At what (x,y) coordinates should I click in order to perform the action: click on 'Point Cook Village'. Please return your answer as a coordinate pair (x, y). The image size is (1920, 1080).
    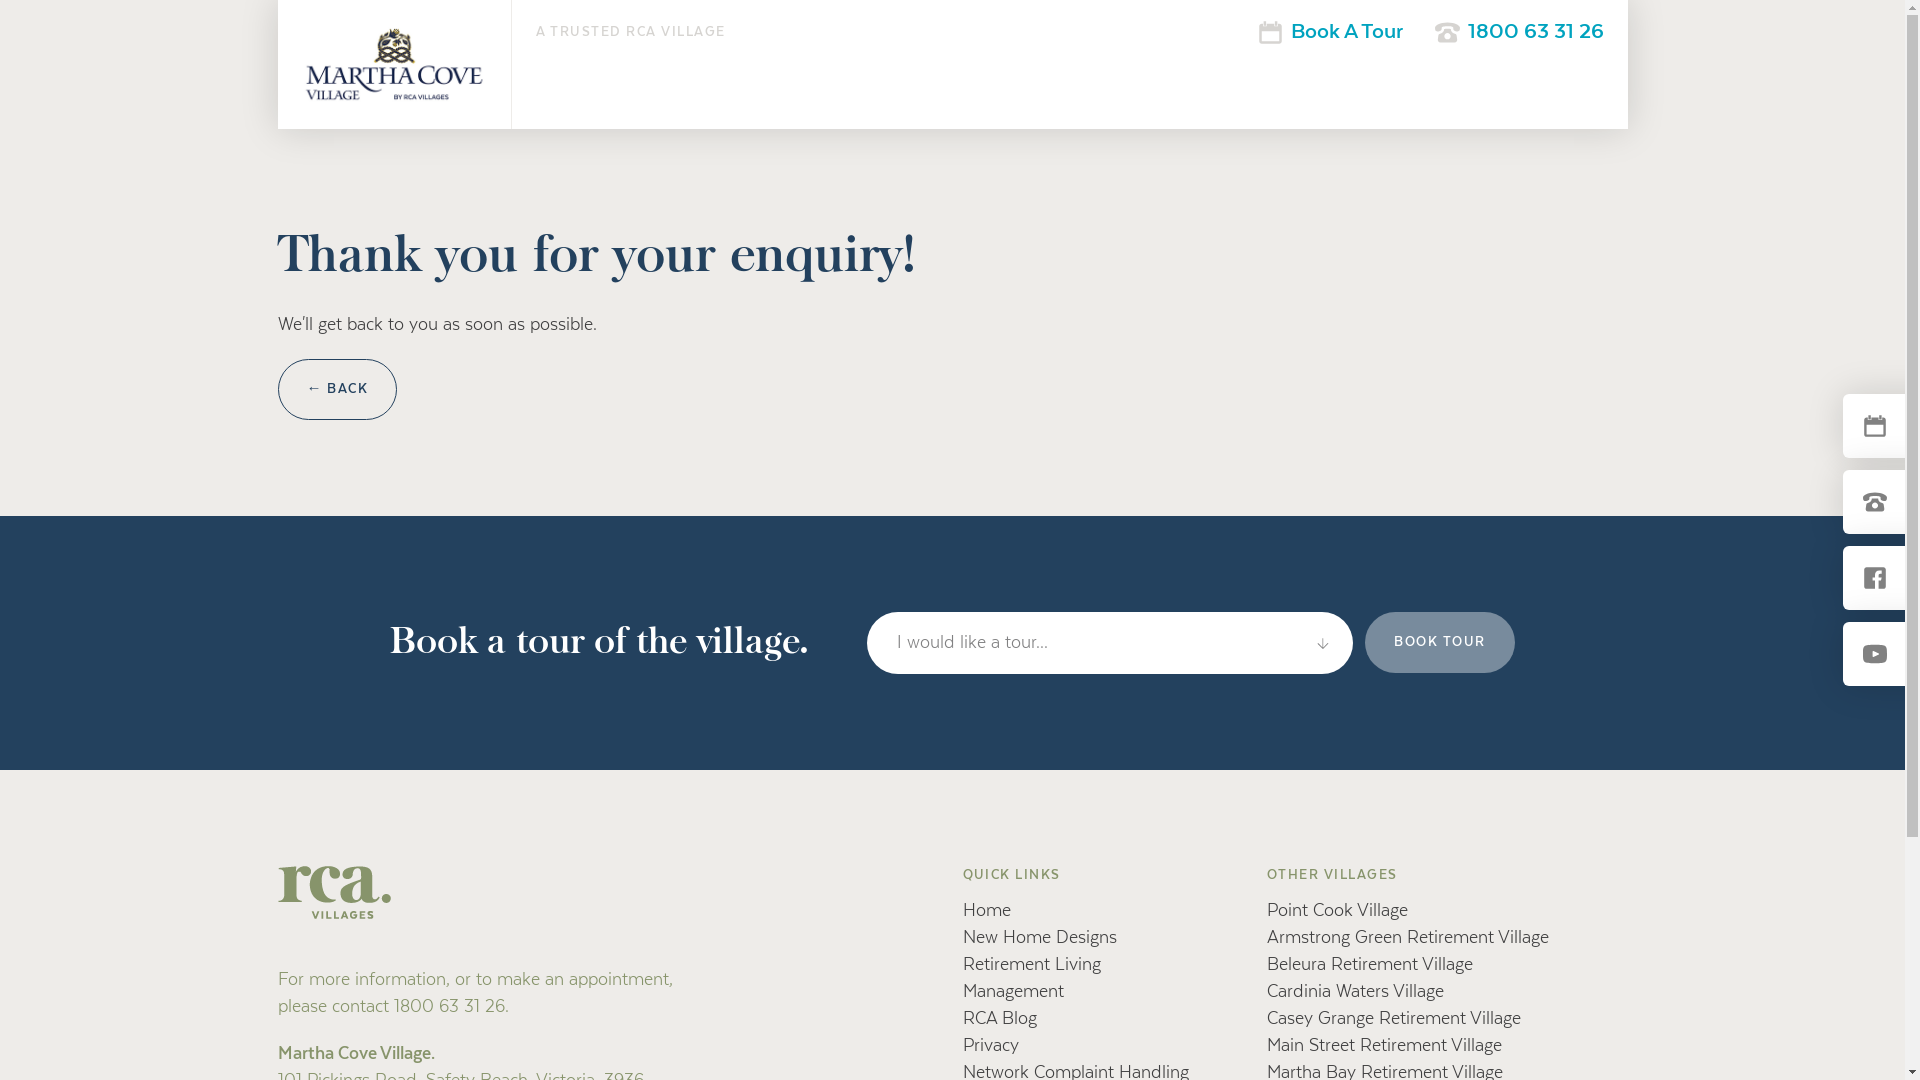
    Looking at the image, I should click on (1337, 910).